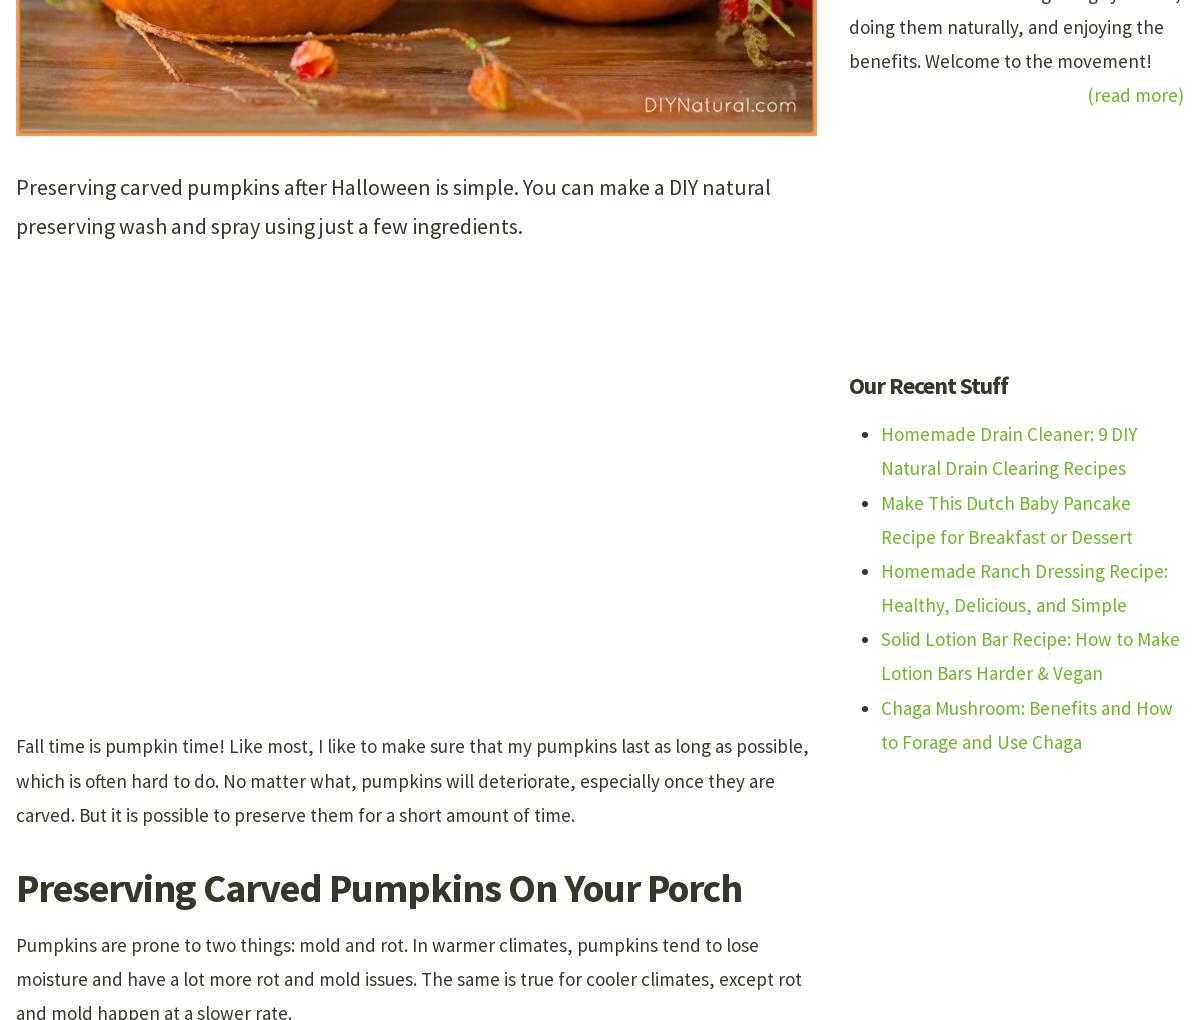  What do you see at coordinates (880, 587) in the screenshot?
I see `'Homemade Ranch Dressing Recipe: Healthy, Delicious, and Simple'` at bounding box center [880, 587].